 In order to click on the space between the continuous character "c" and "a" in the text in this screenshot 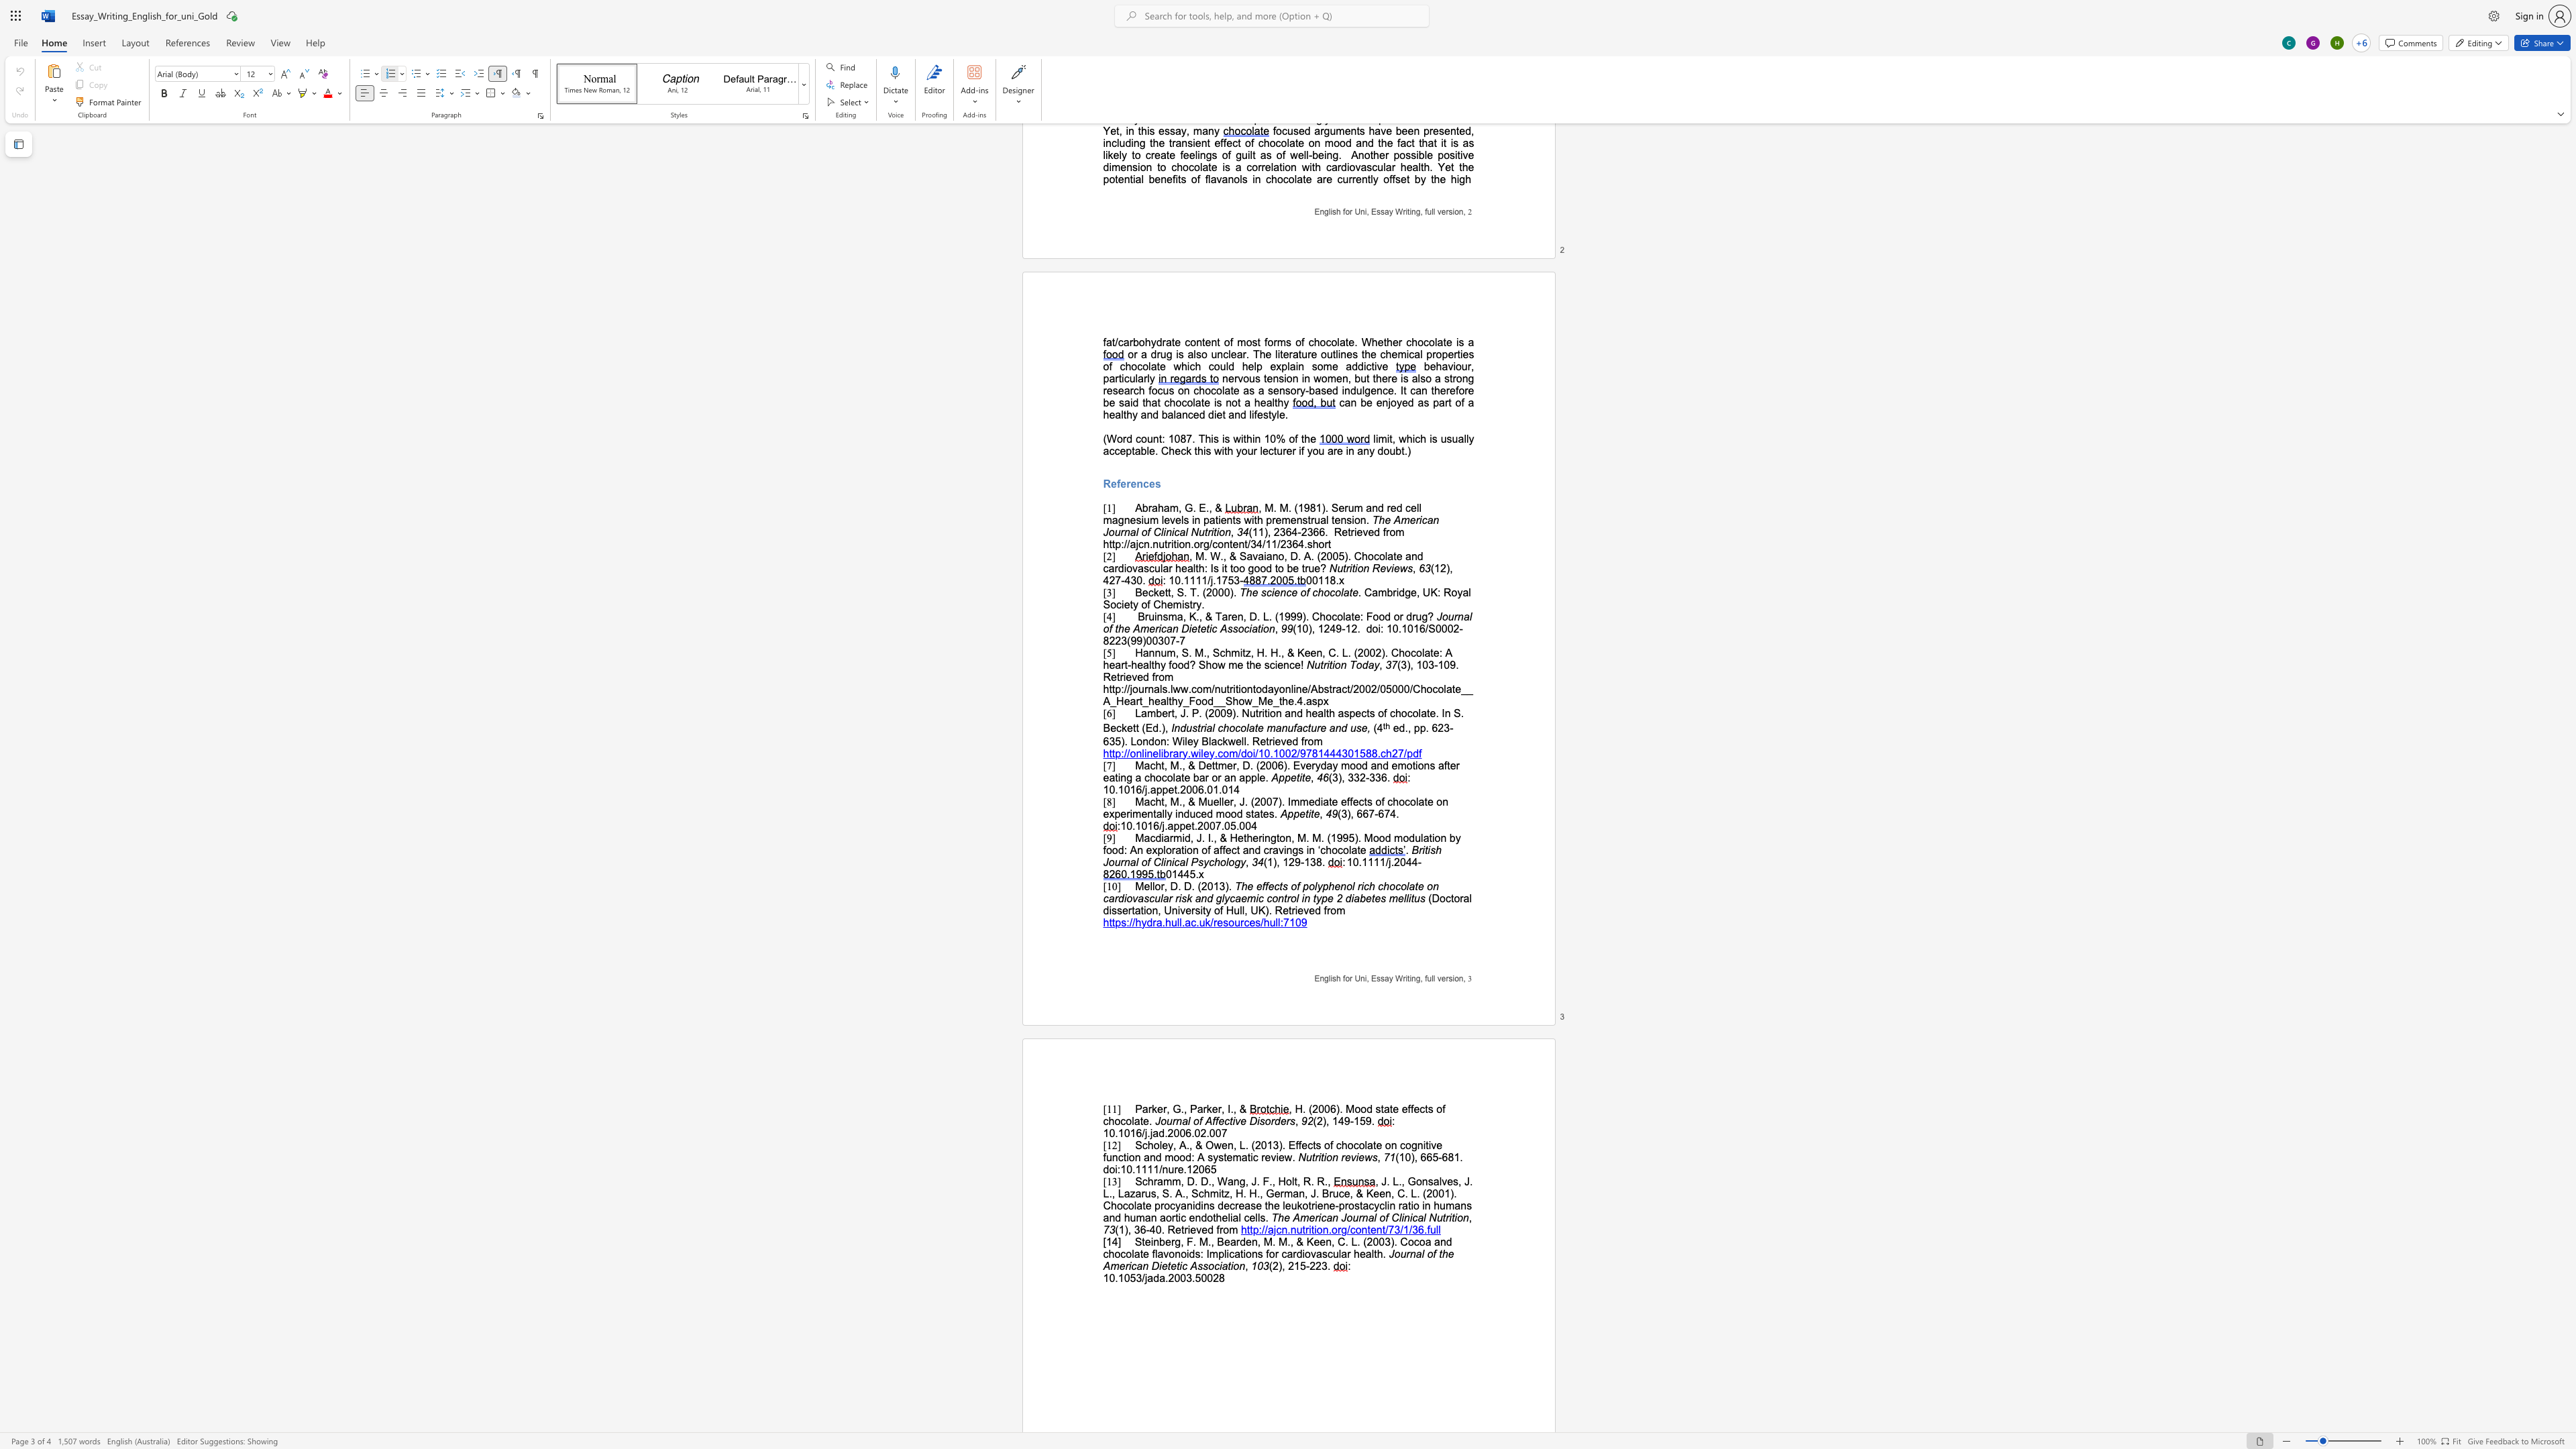, I will do `click(1136, 1265)`.